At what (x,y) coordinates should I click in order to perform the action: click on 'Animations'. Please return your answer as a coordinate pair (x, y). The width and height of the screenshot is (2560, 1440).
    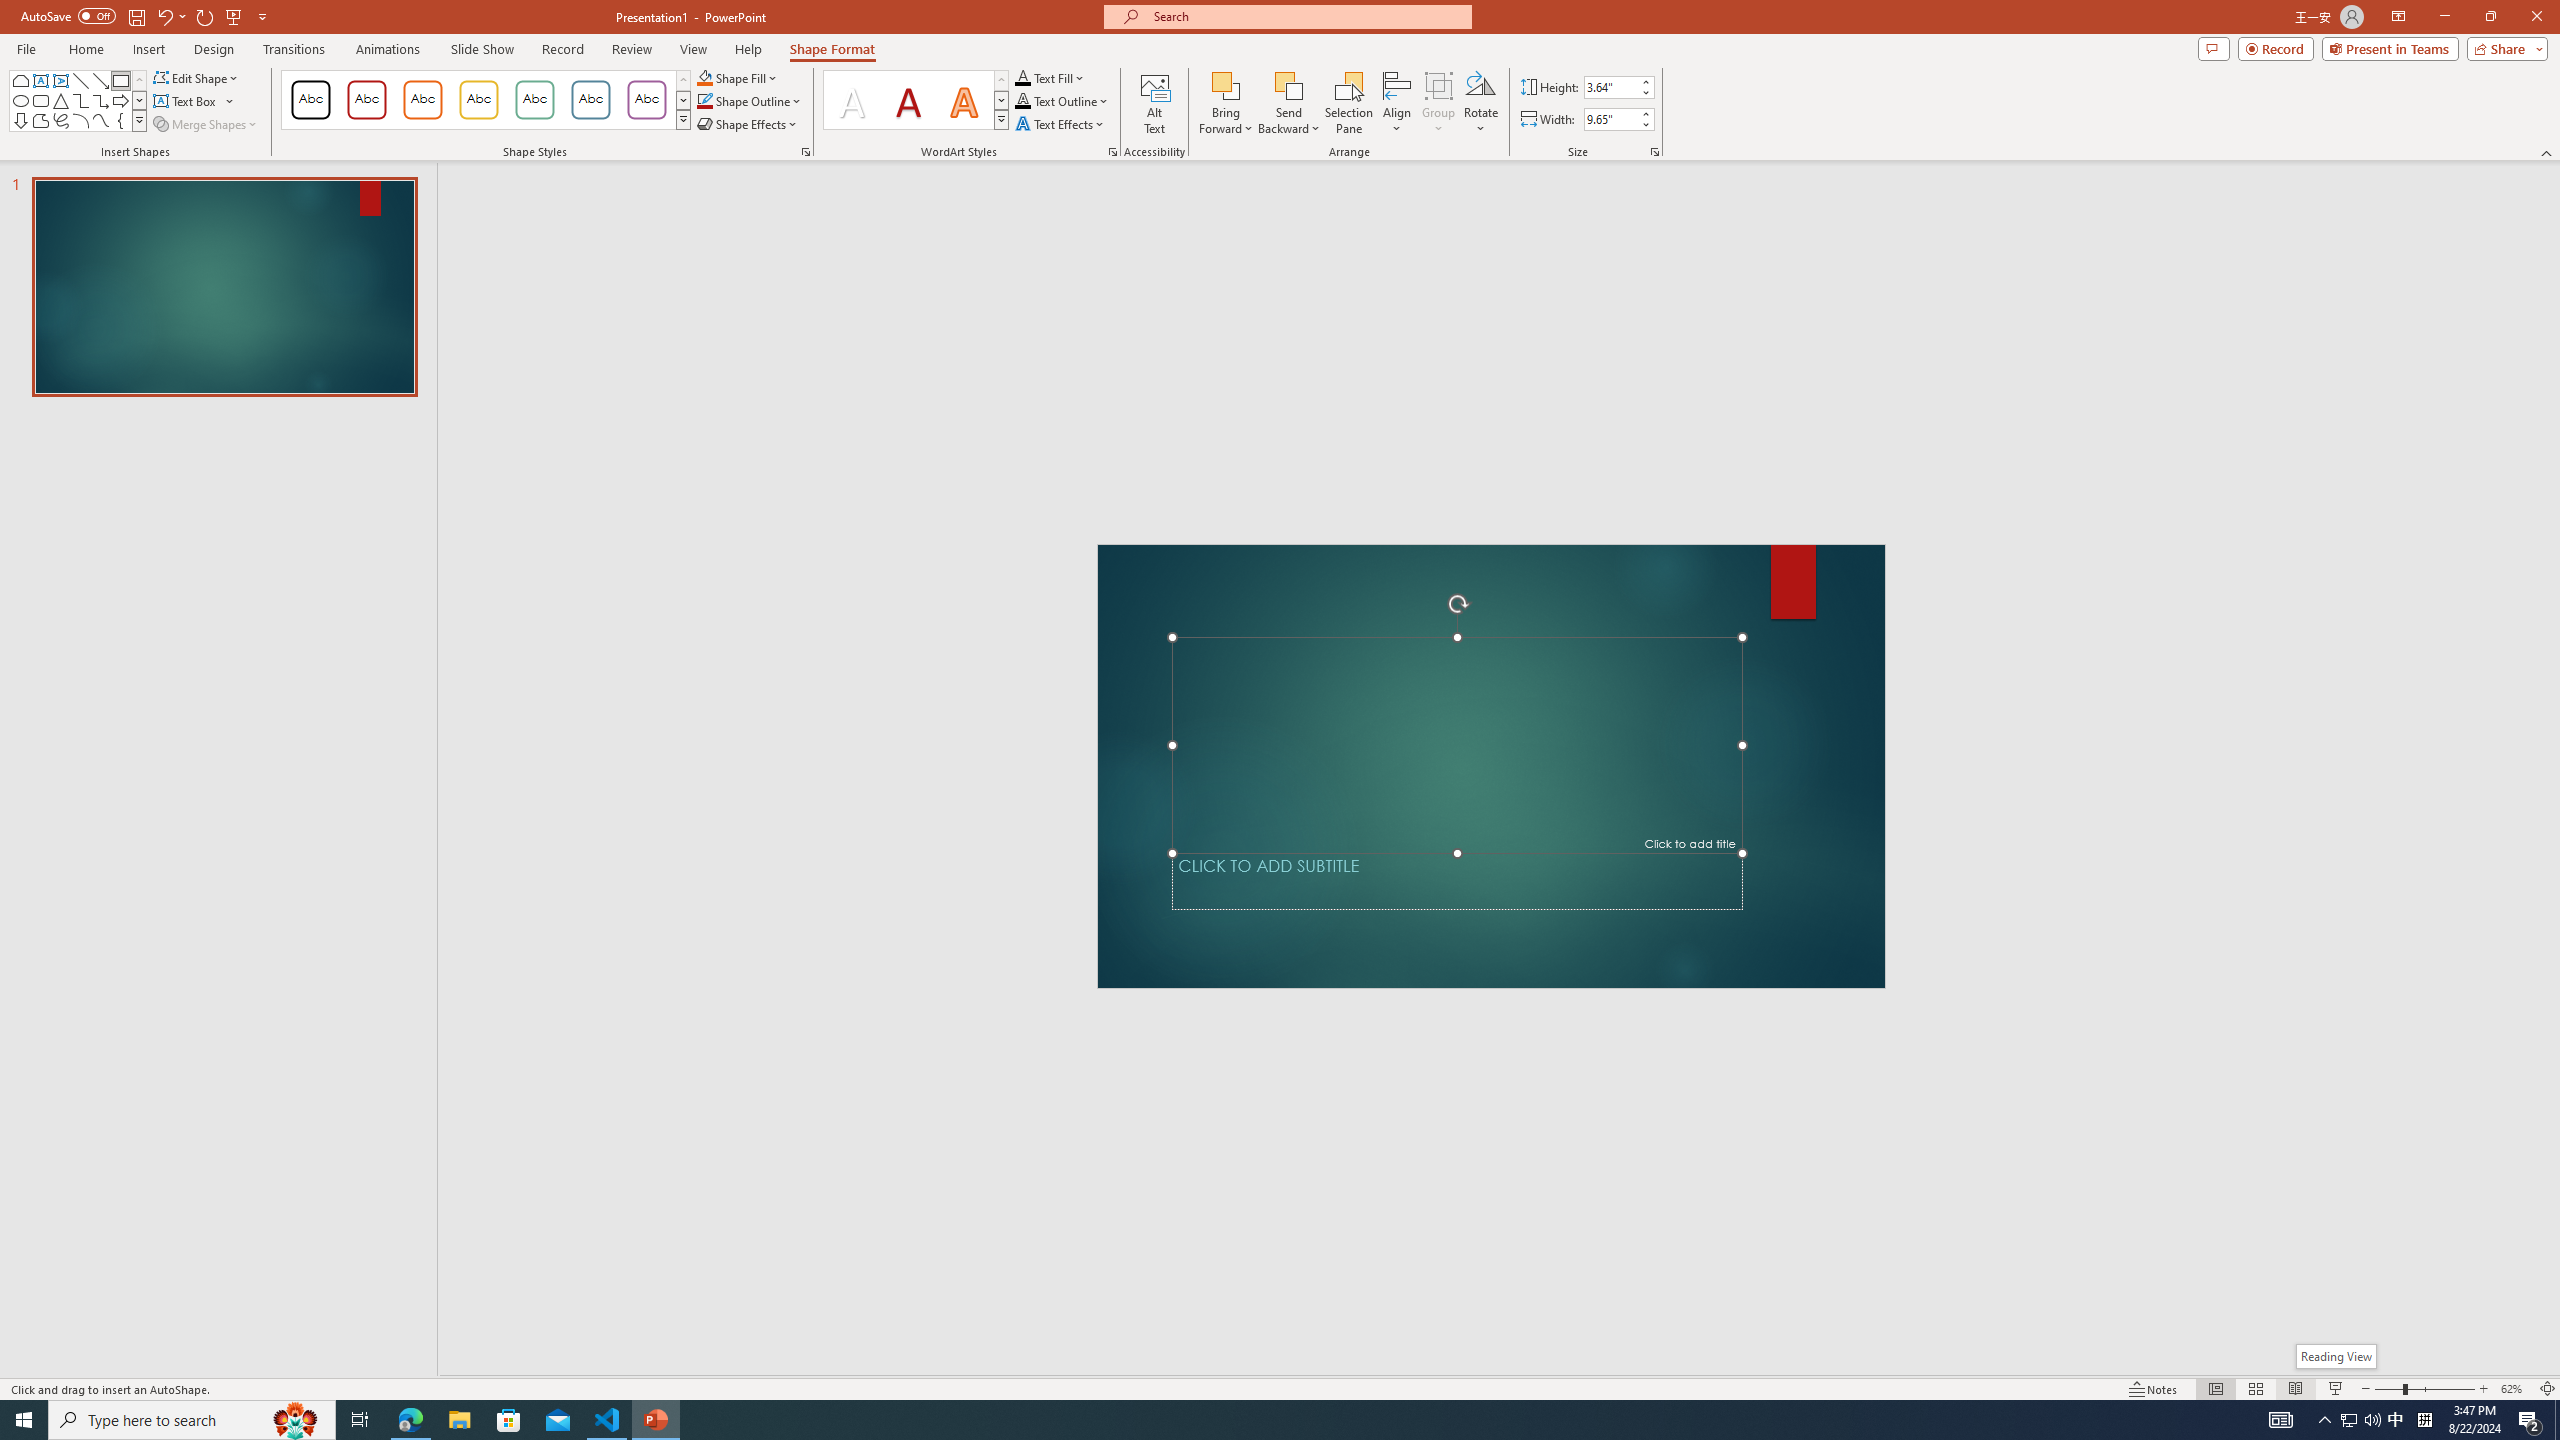
    Looking at the image, I should click on (387, 49).